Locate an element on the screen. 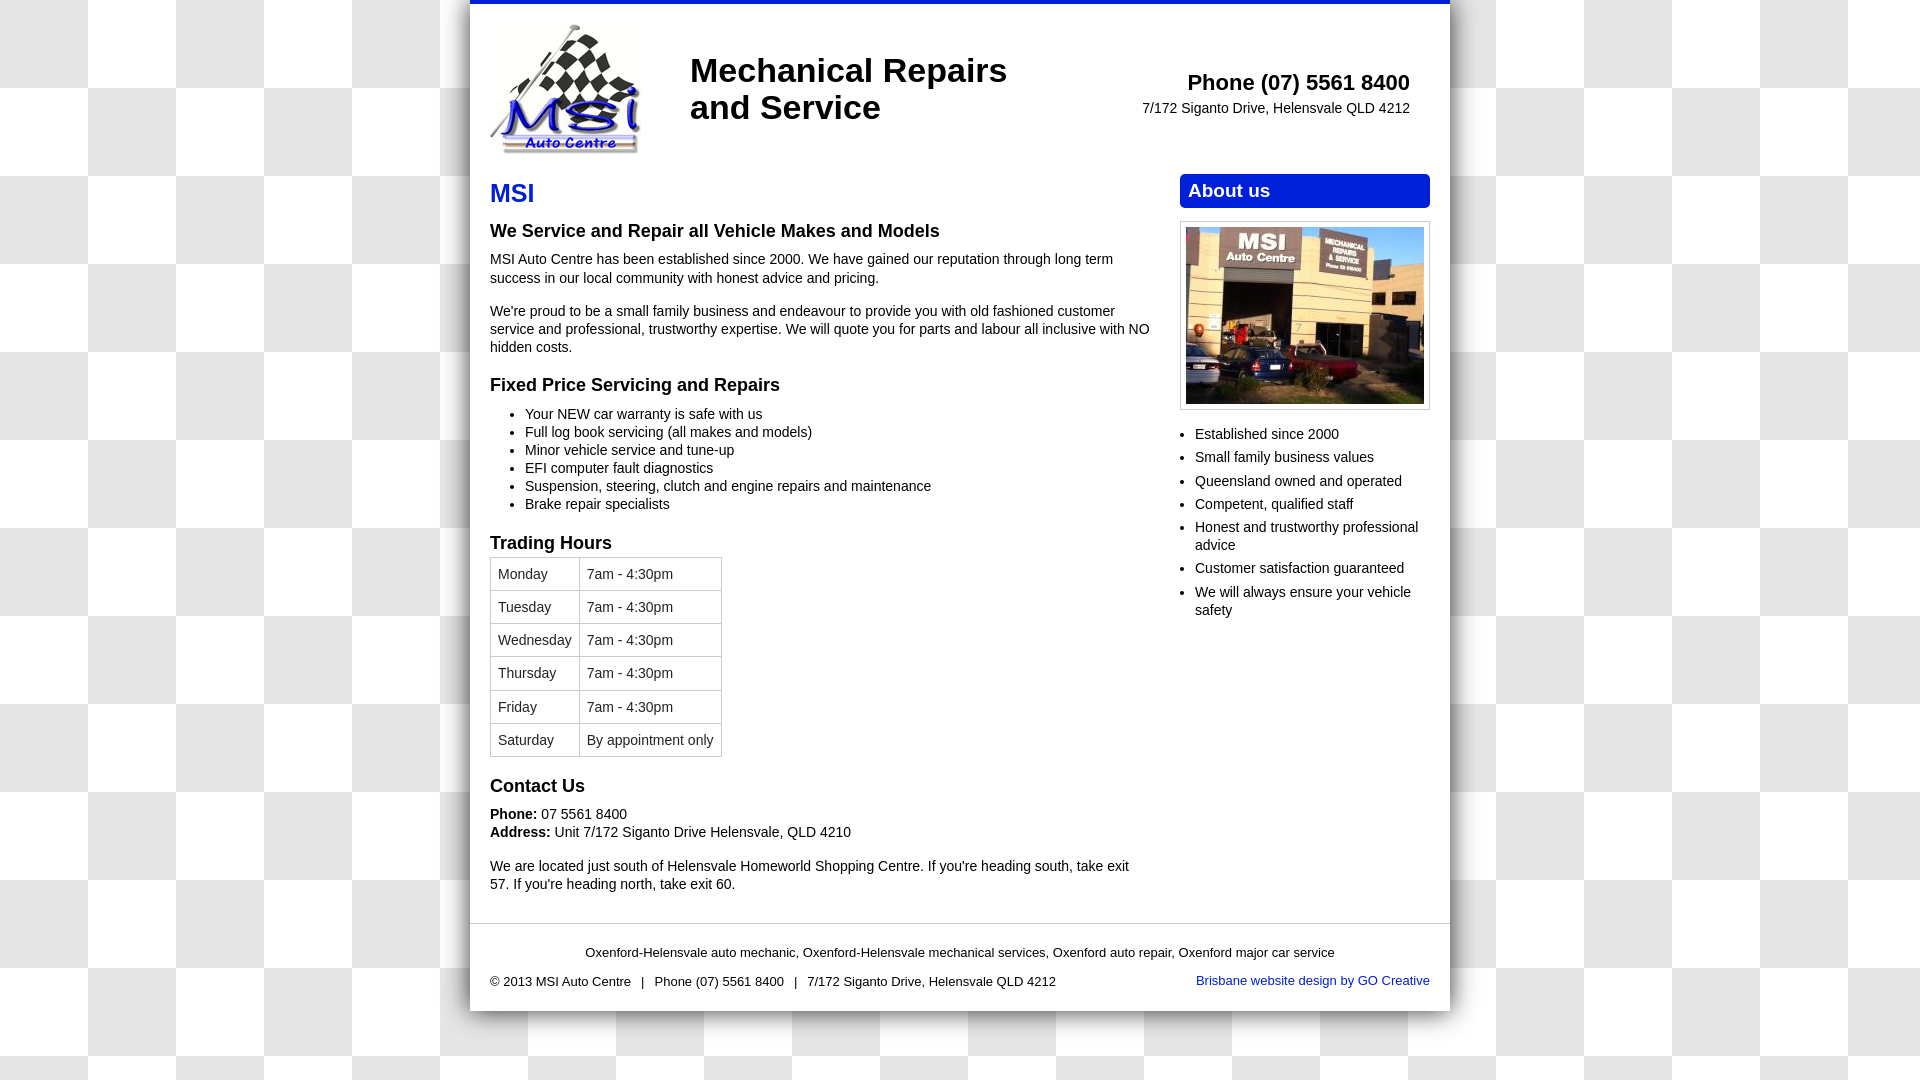  'About us' is located at coordinates (1305, 313).